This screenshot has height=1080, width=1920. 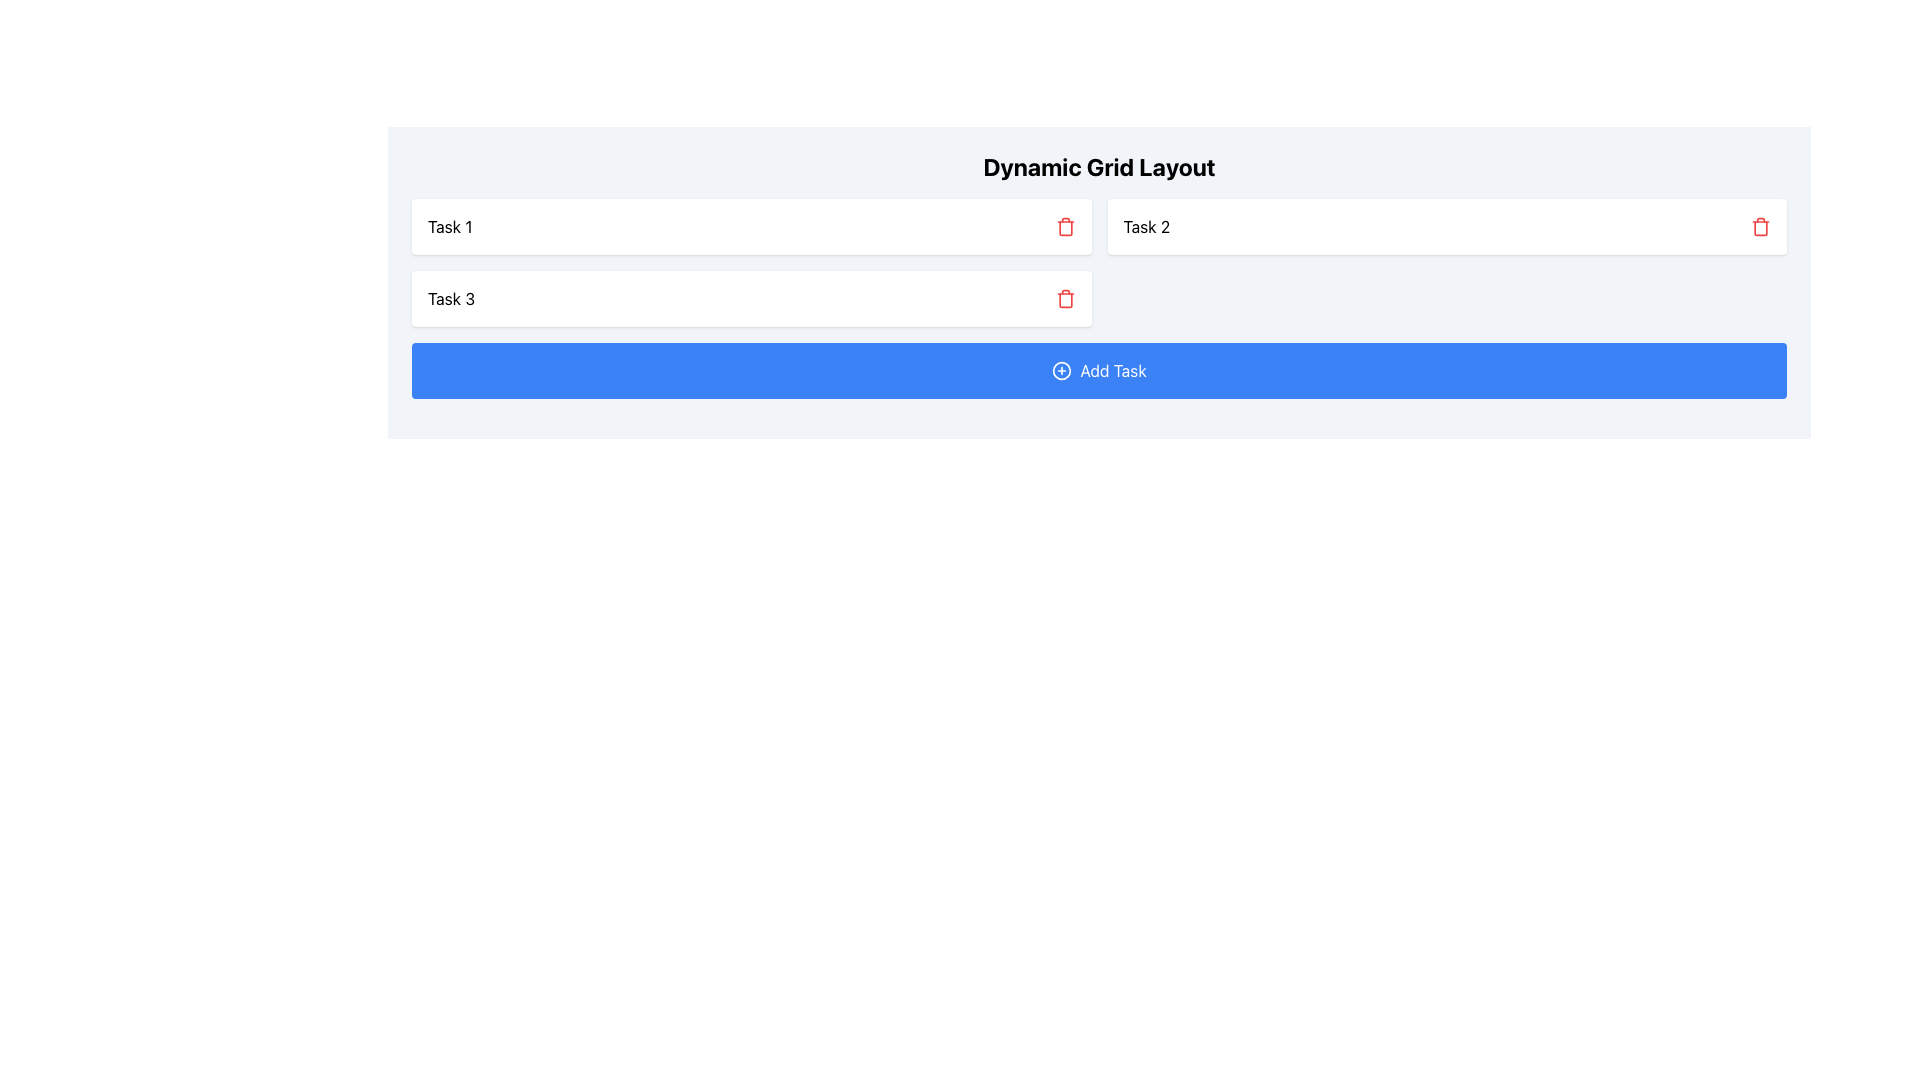 What do you see at coordinates (1761, 226) in the screenshot?
I see `the red trash can icon button next to 'Task 2'` at bounding box center [1761, 226].